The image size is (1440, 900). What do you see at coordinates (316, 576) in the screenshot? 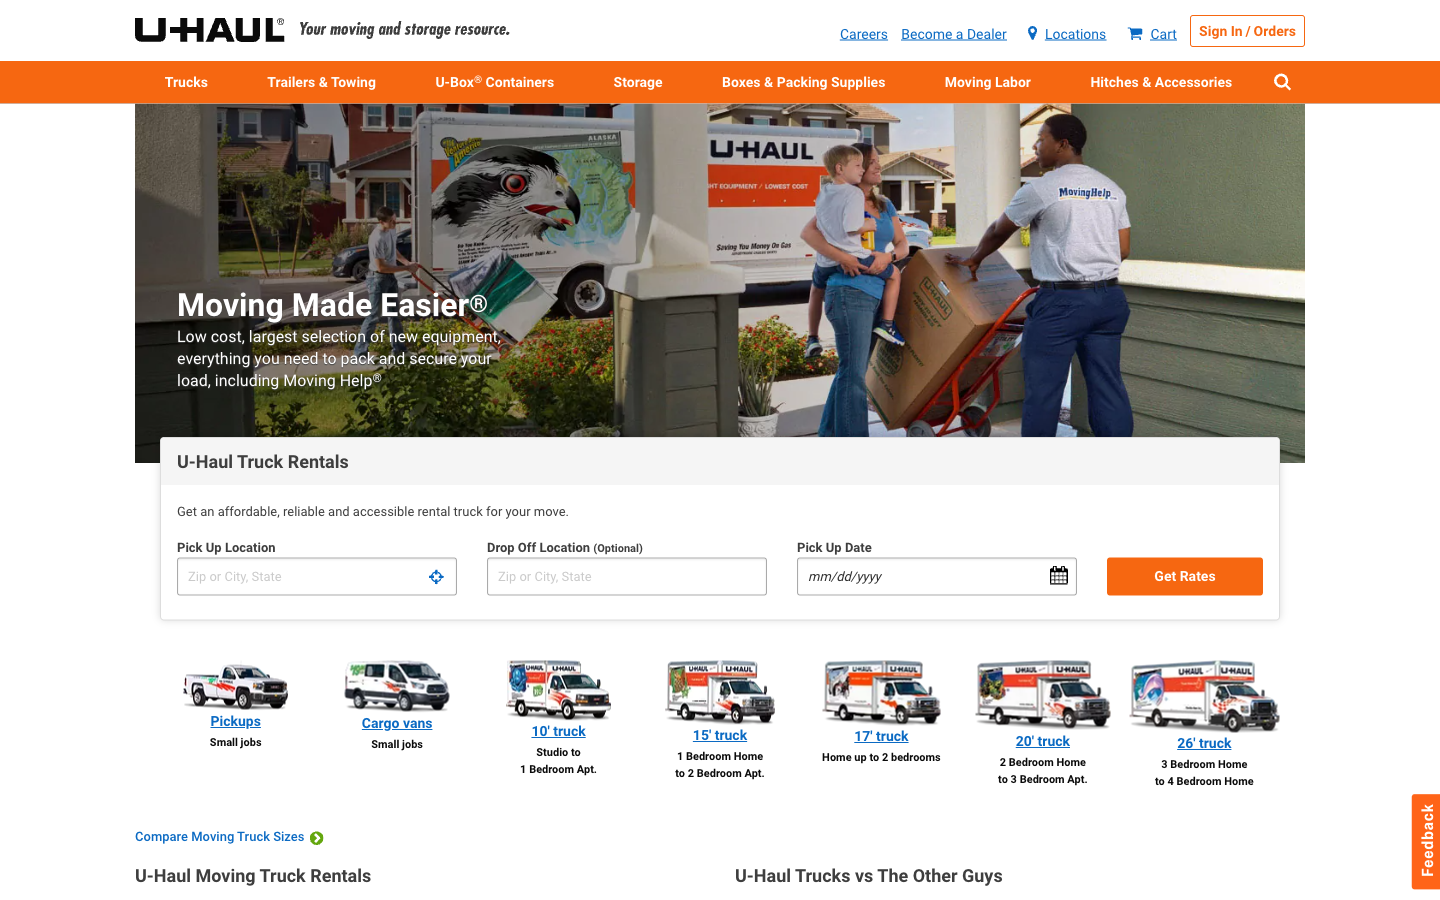
I see `Retrieve pricing for lorry hire with collection from point A and return to point B` at bounding box center [316, 576].